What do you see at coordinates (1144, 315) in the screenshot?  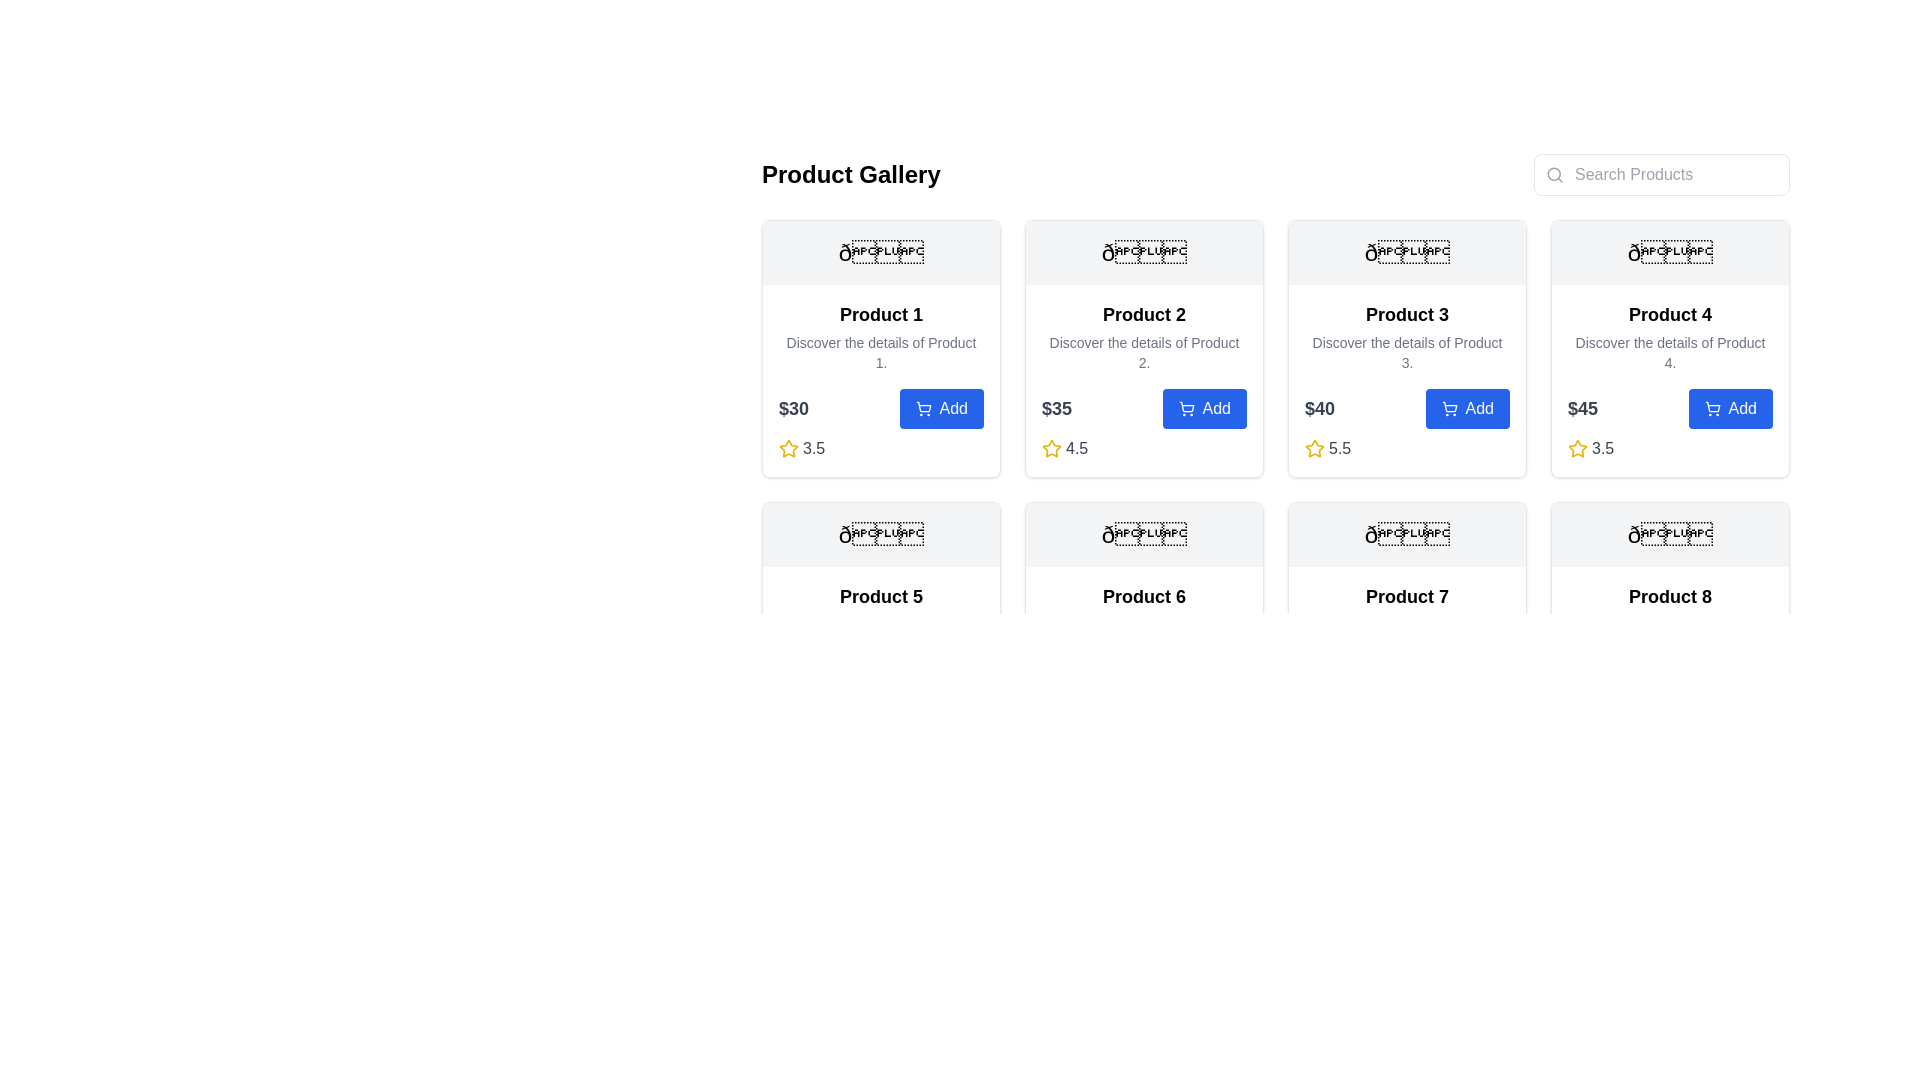 I see `prominent header text 'Product 2' which is centrally aligned in the second column of the first row of the grid layout` at bounding box center [1144, 315].